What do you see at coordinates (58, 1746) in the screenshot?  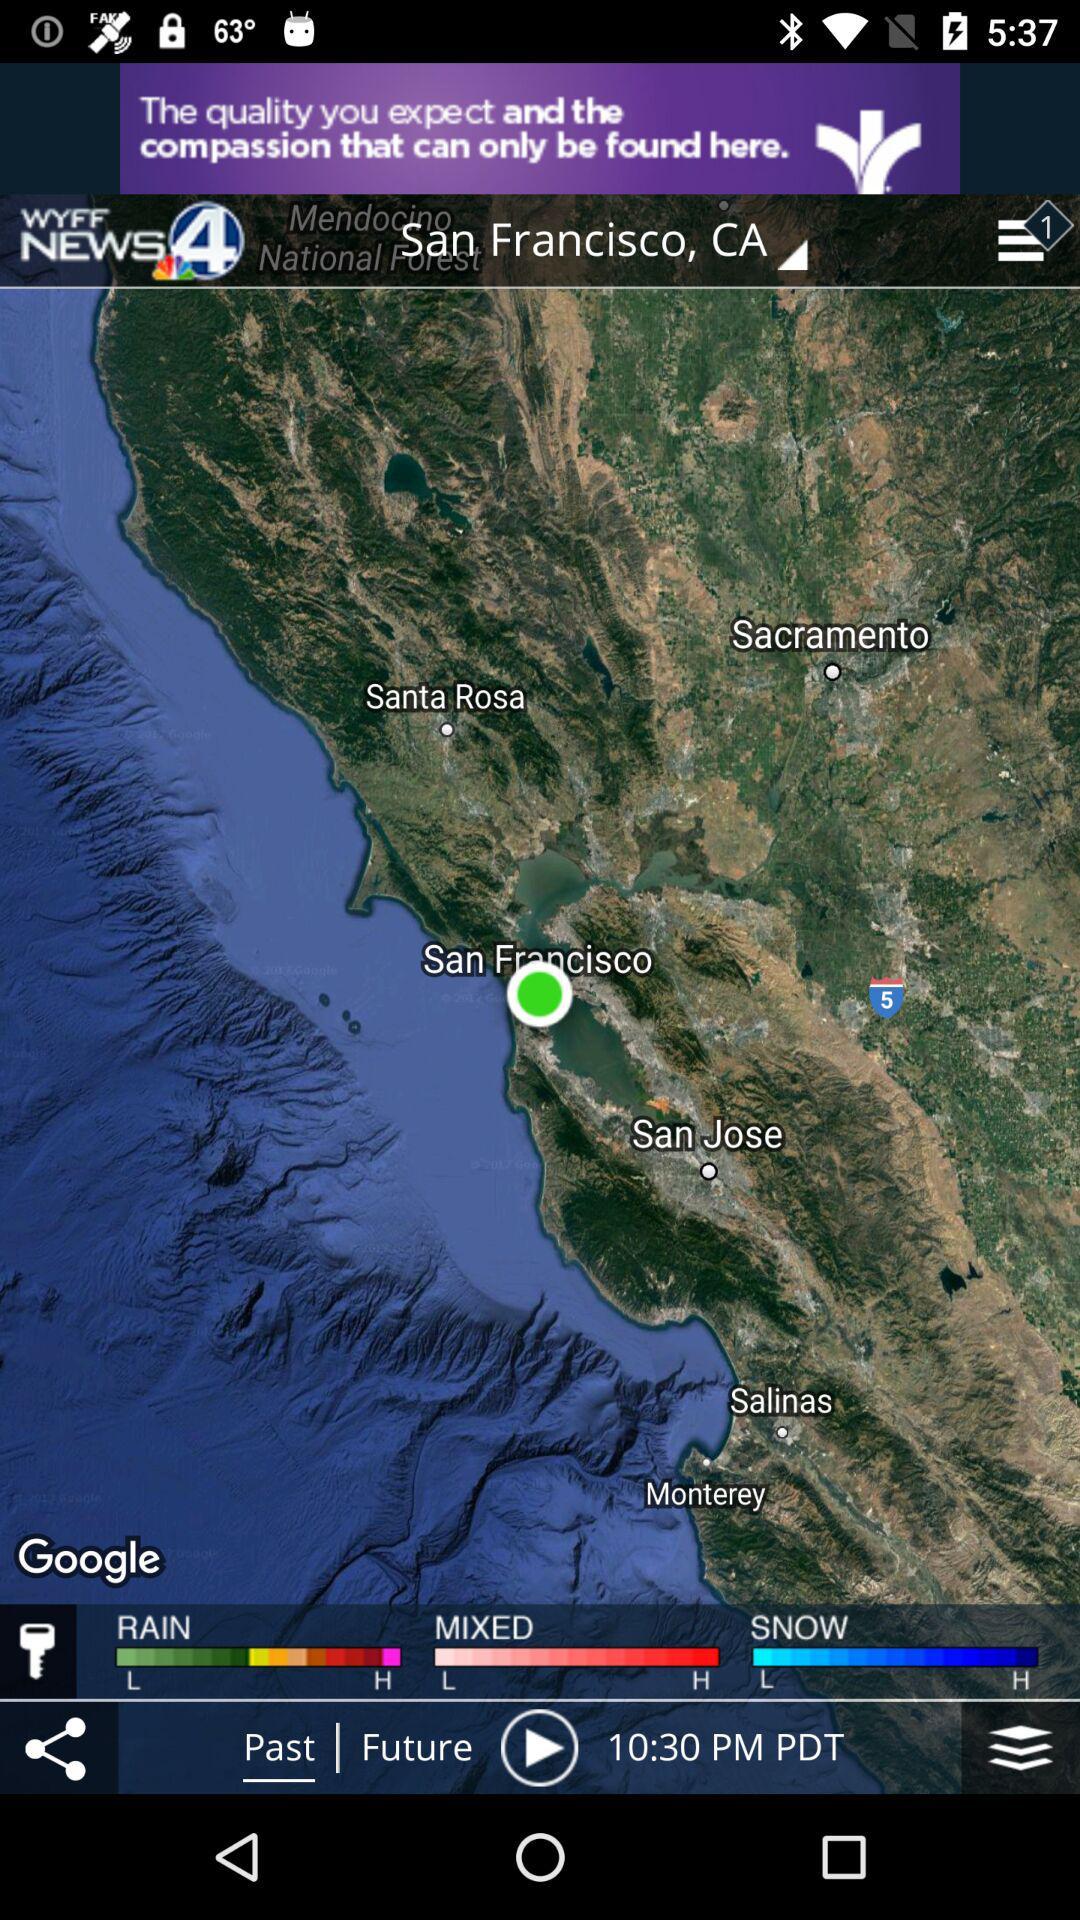 I see `the share icon` at bounding box center [58, 1746].